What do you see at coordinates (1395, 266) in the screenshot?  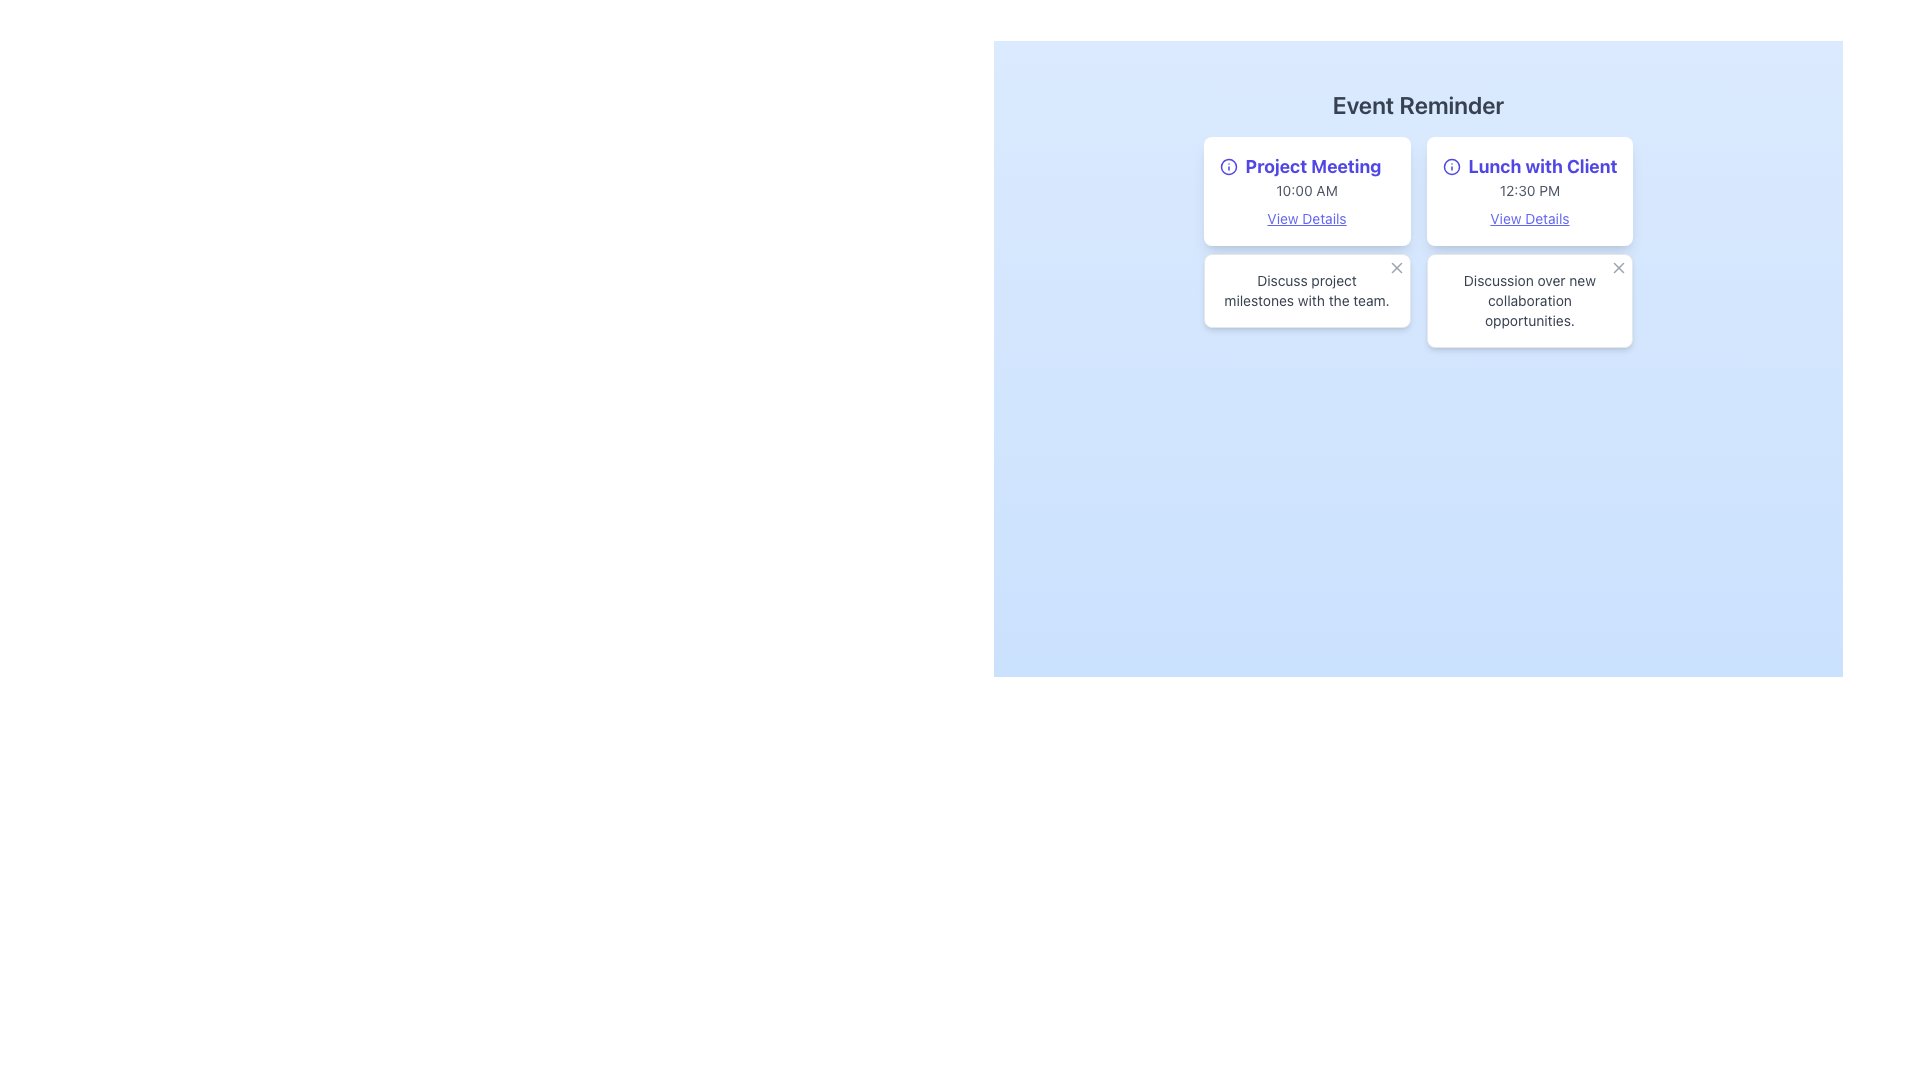 I see `the close button located in the upper-right corner of the white panel displaying 'Discuss project milestones with the team'` at bounding box center [1395, 266].